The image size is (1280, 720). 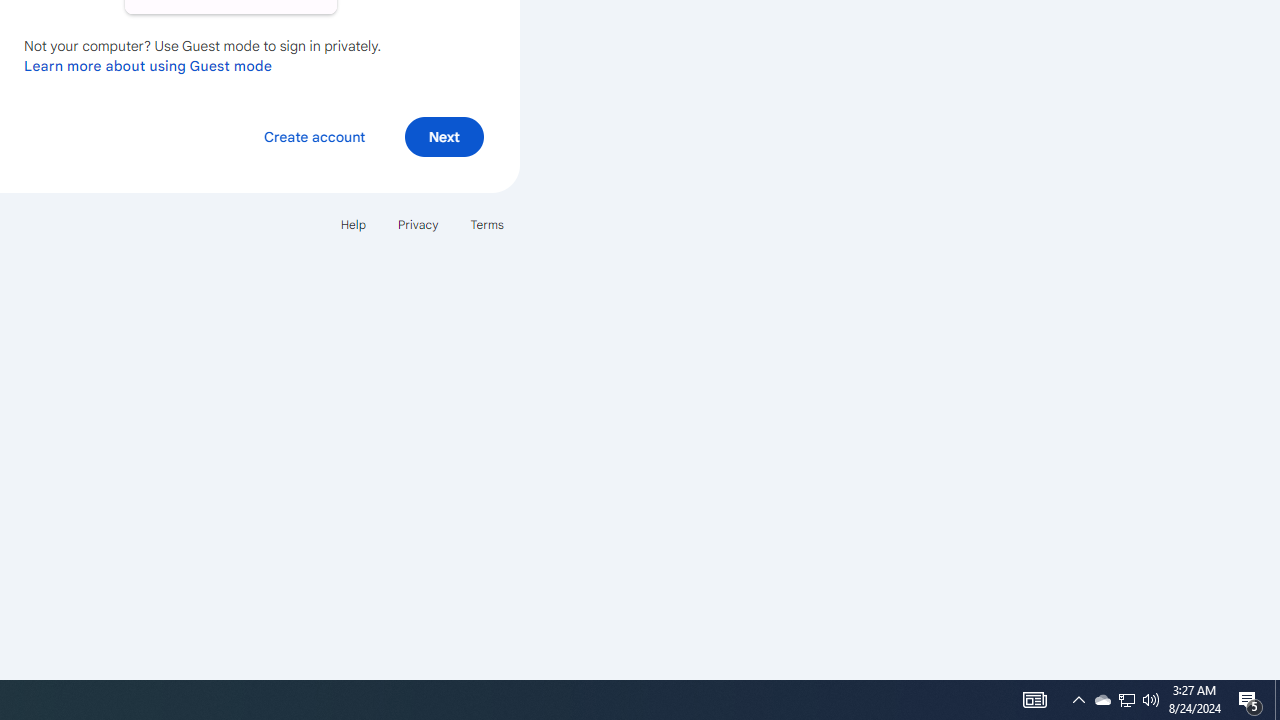 What do you see at coordinates (147, 64) in the screenshot?
I see `'Learn more about using Guest mode'` at bounding box center [147, 64].